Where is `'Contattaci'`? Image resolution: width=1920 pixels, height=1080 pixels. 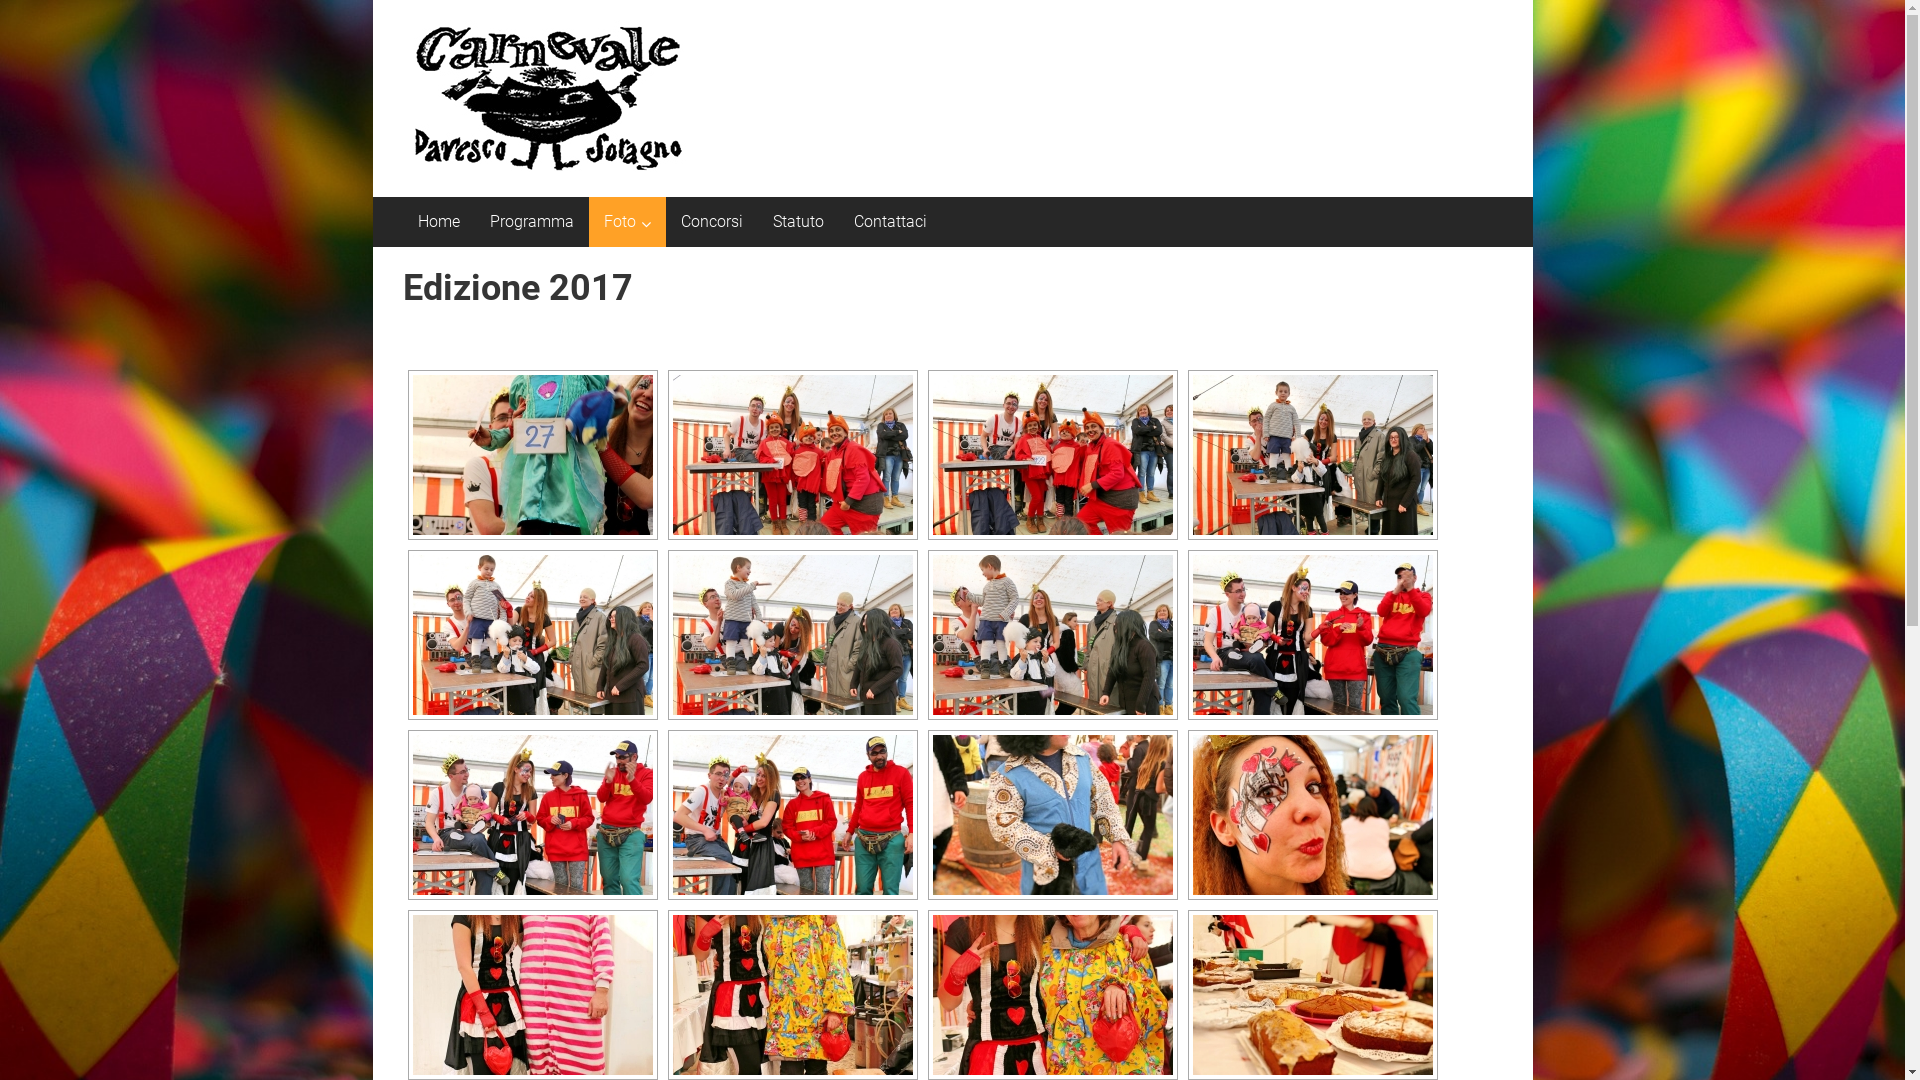
'Contattaci' is located at coordinates (889, 222).